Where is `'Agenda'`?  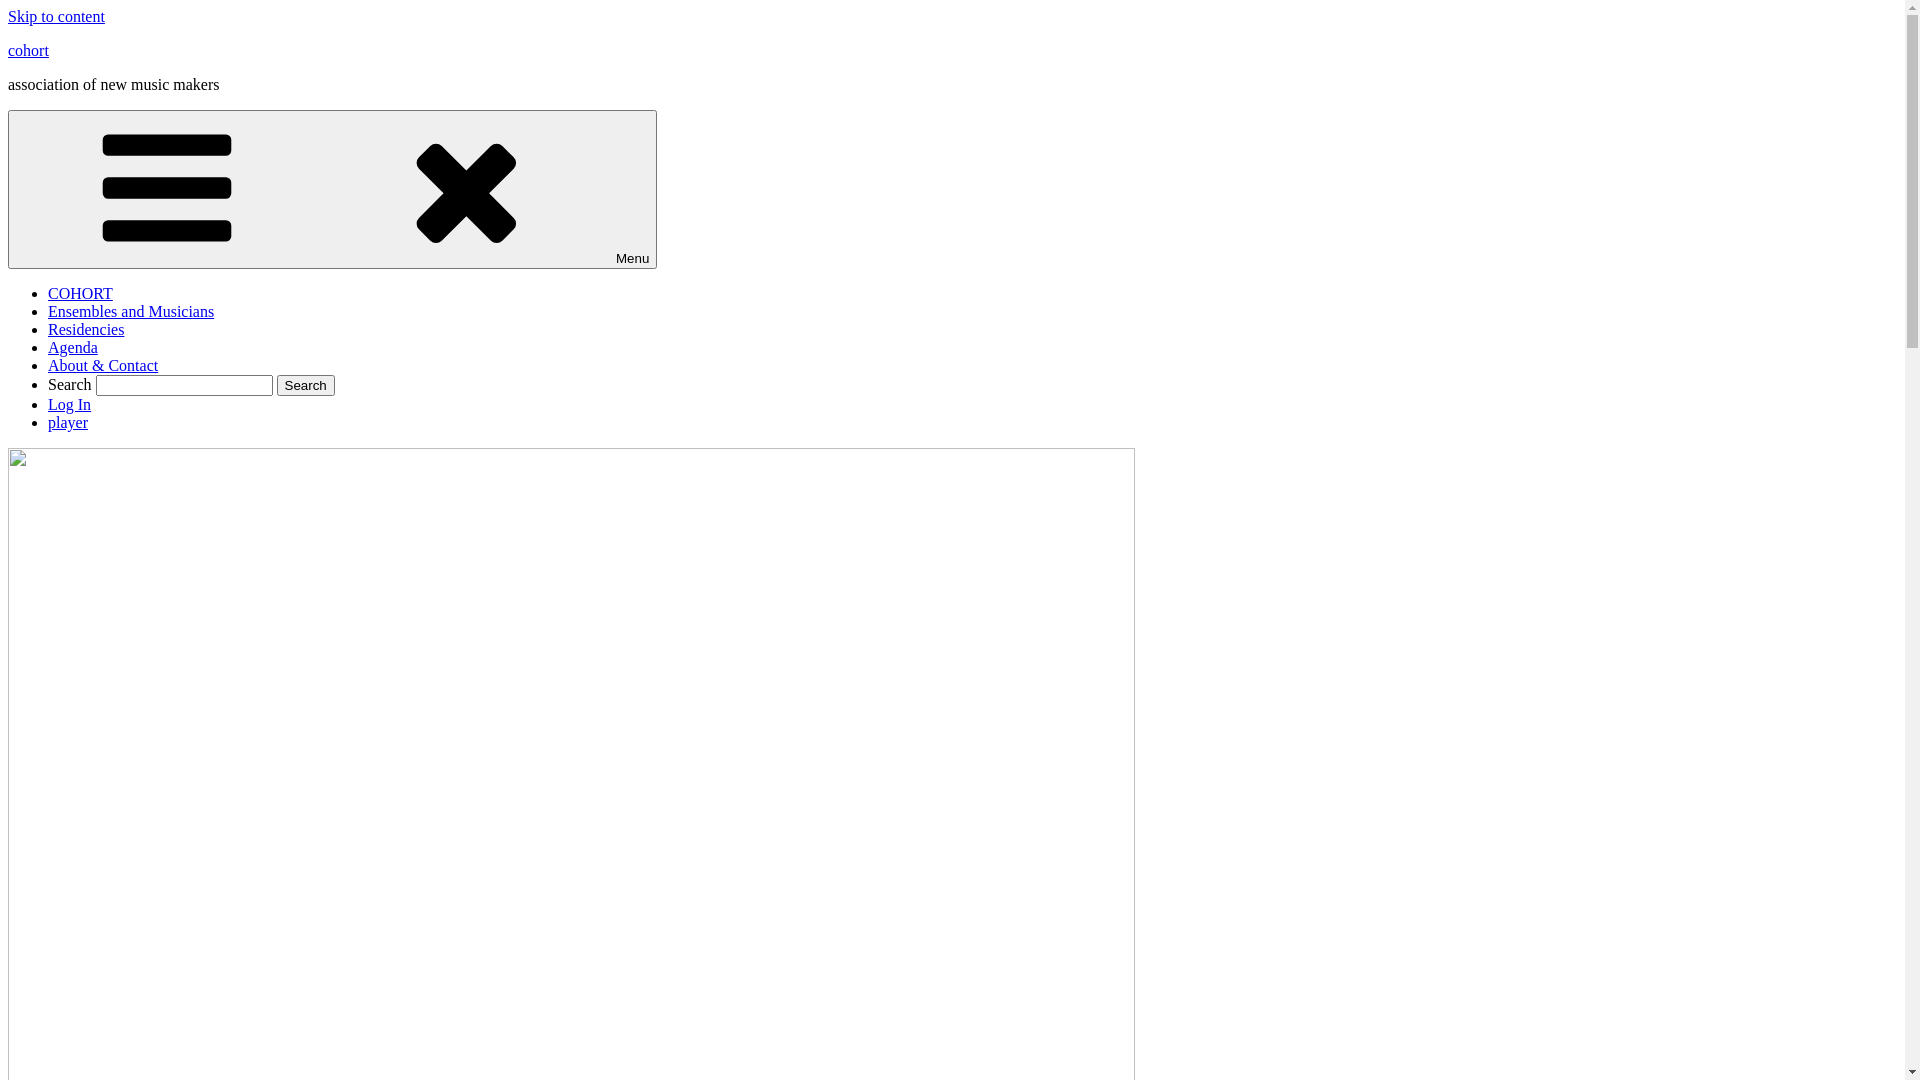
'Agenda' is located at coordinates (72, 346).